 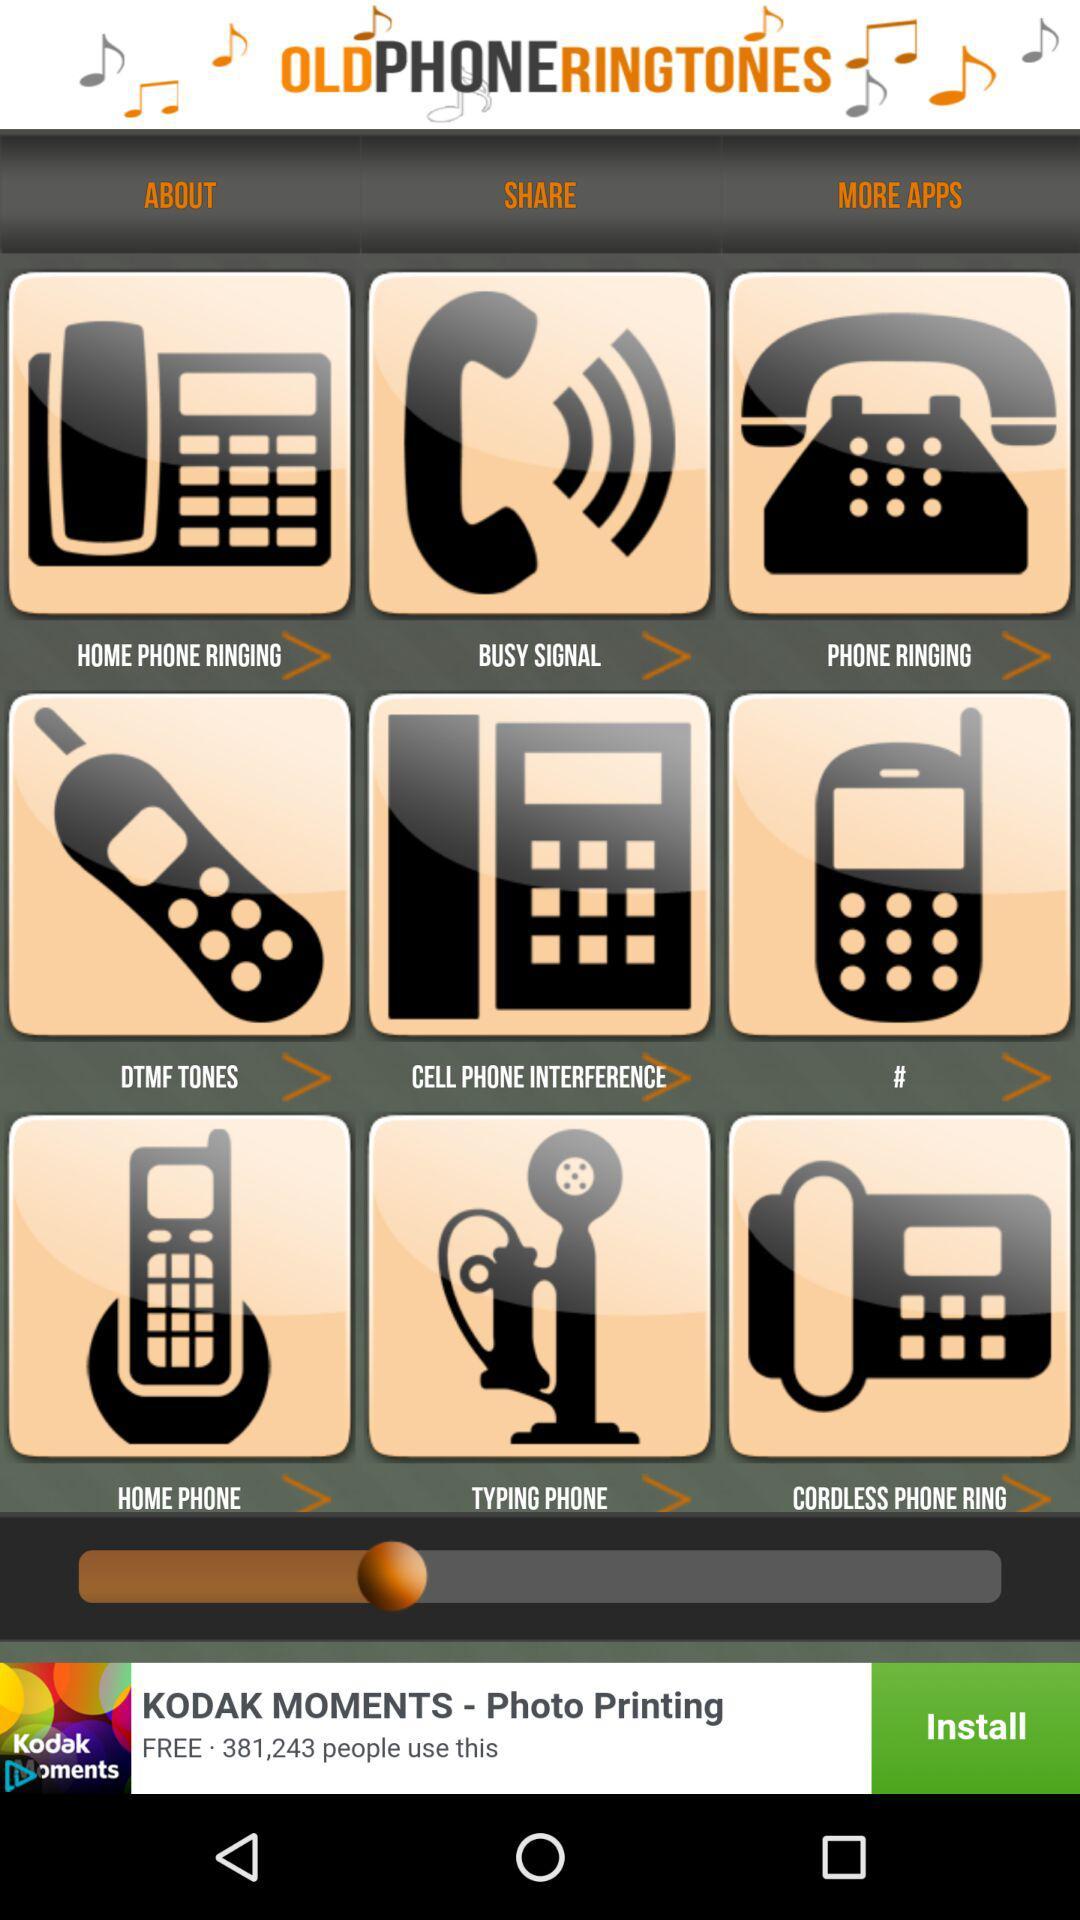 What do you see at coordinates (666, 1487) in the screenshot?
I see `typing-phone` at bounding box center [666, 1487].